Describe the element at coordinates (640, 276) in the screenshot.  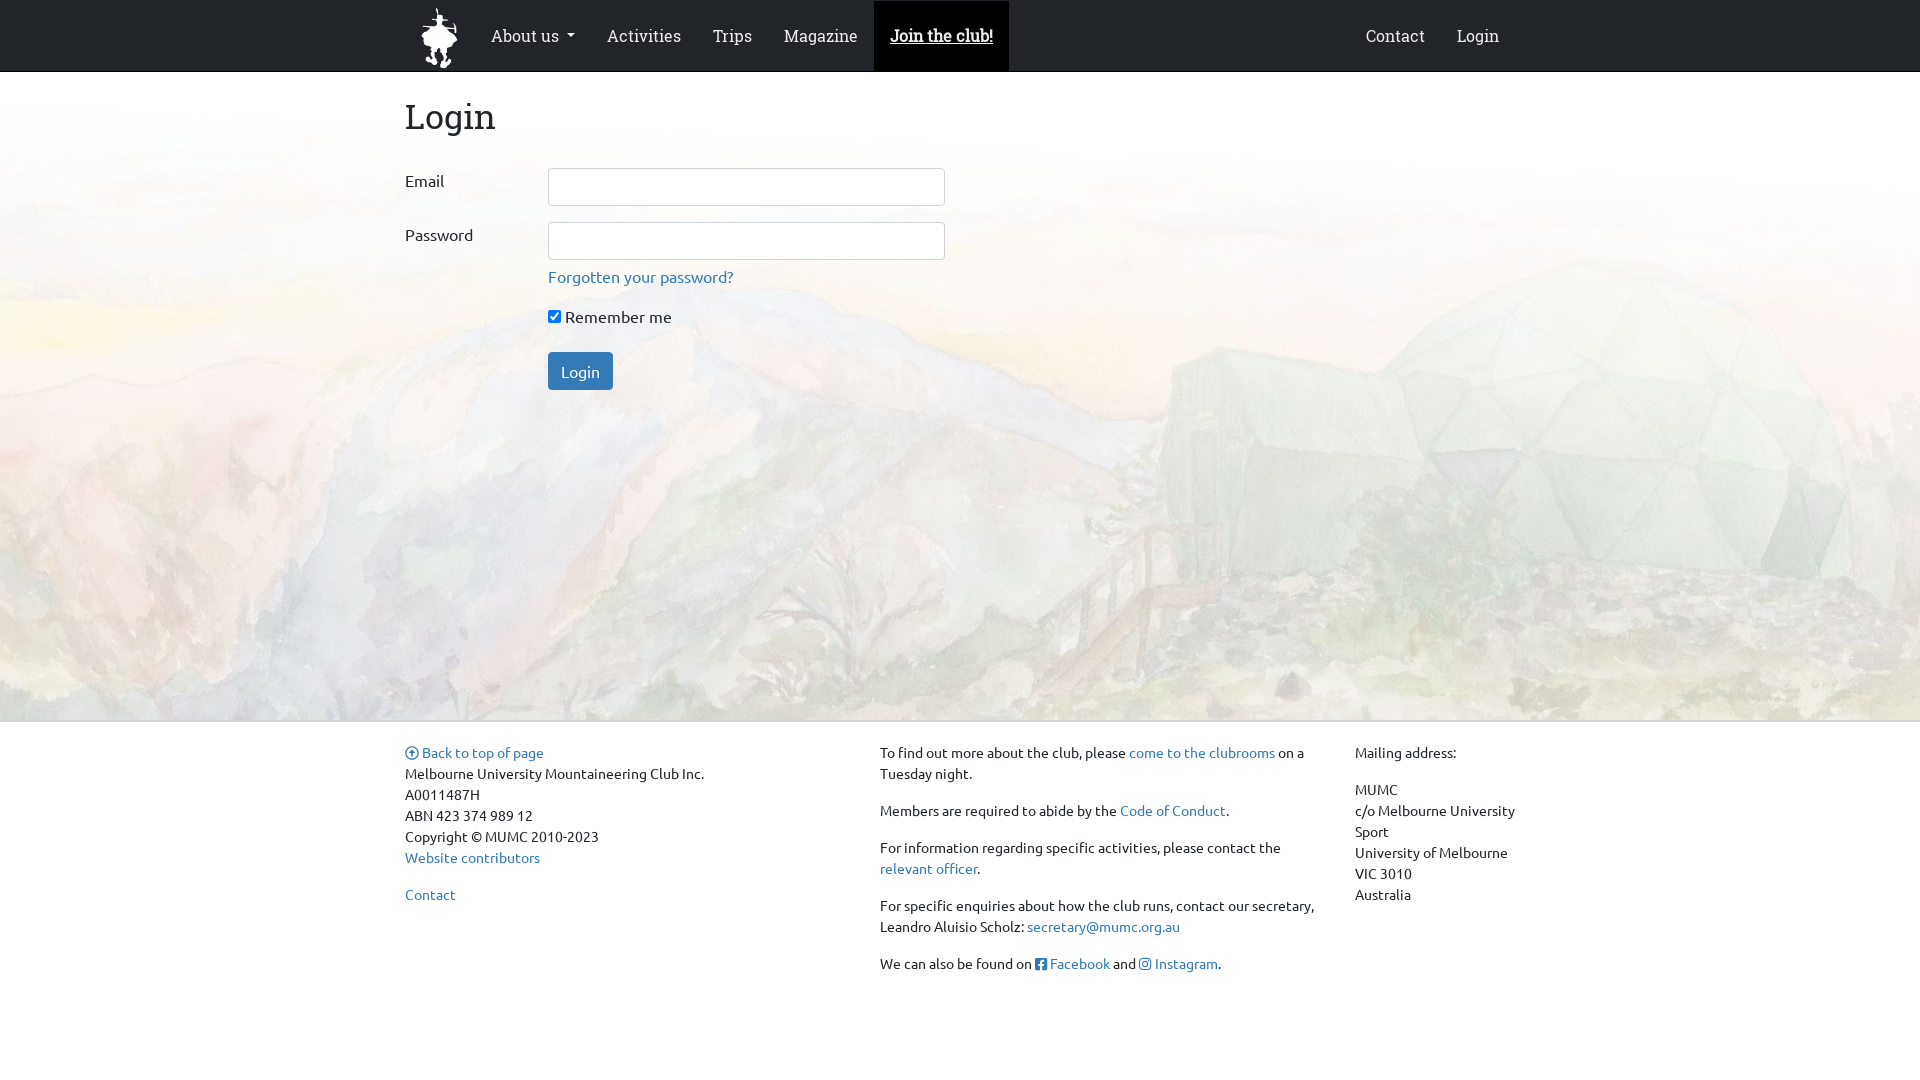
I see `'Forgotten your password?'` at that location.